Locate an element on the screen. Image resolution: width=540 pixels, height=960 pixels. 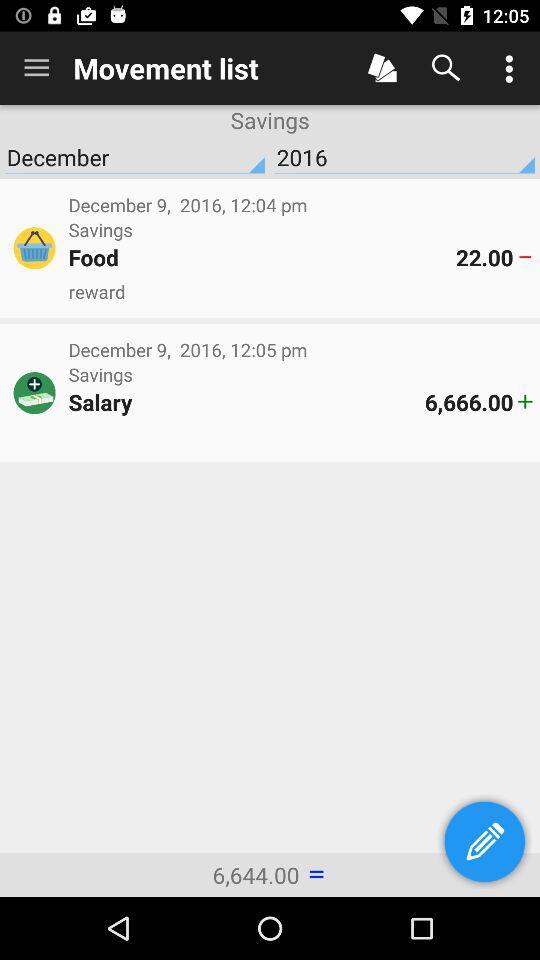
options is located at coordinates (508, 68).